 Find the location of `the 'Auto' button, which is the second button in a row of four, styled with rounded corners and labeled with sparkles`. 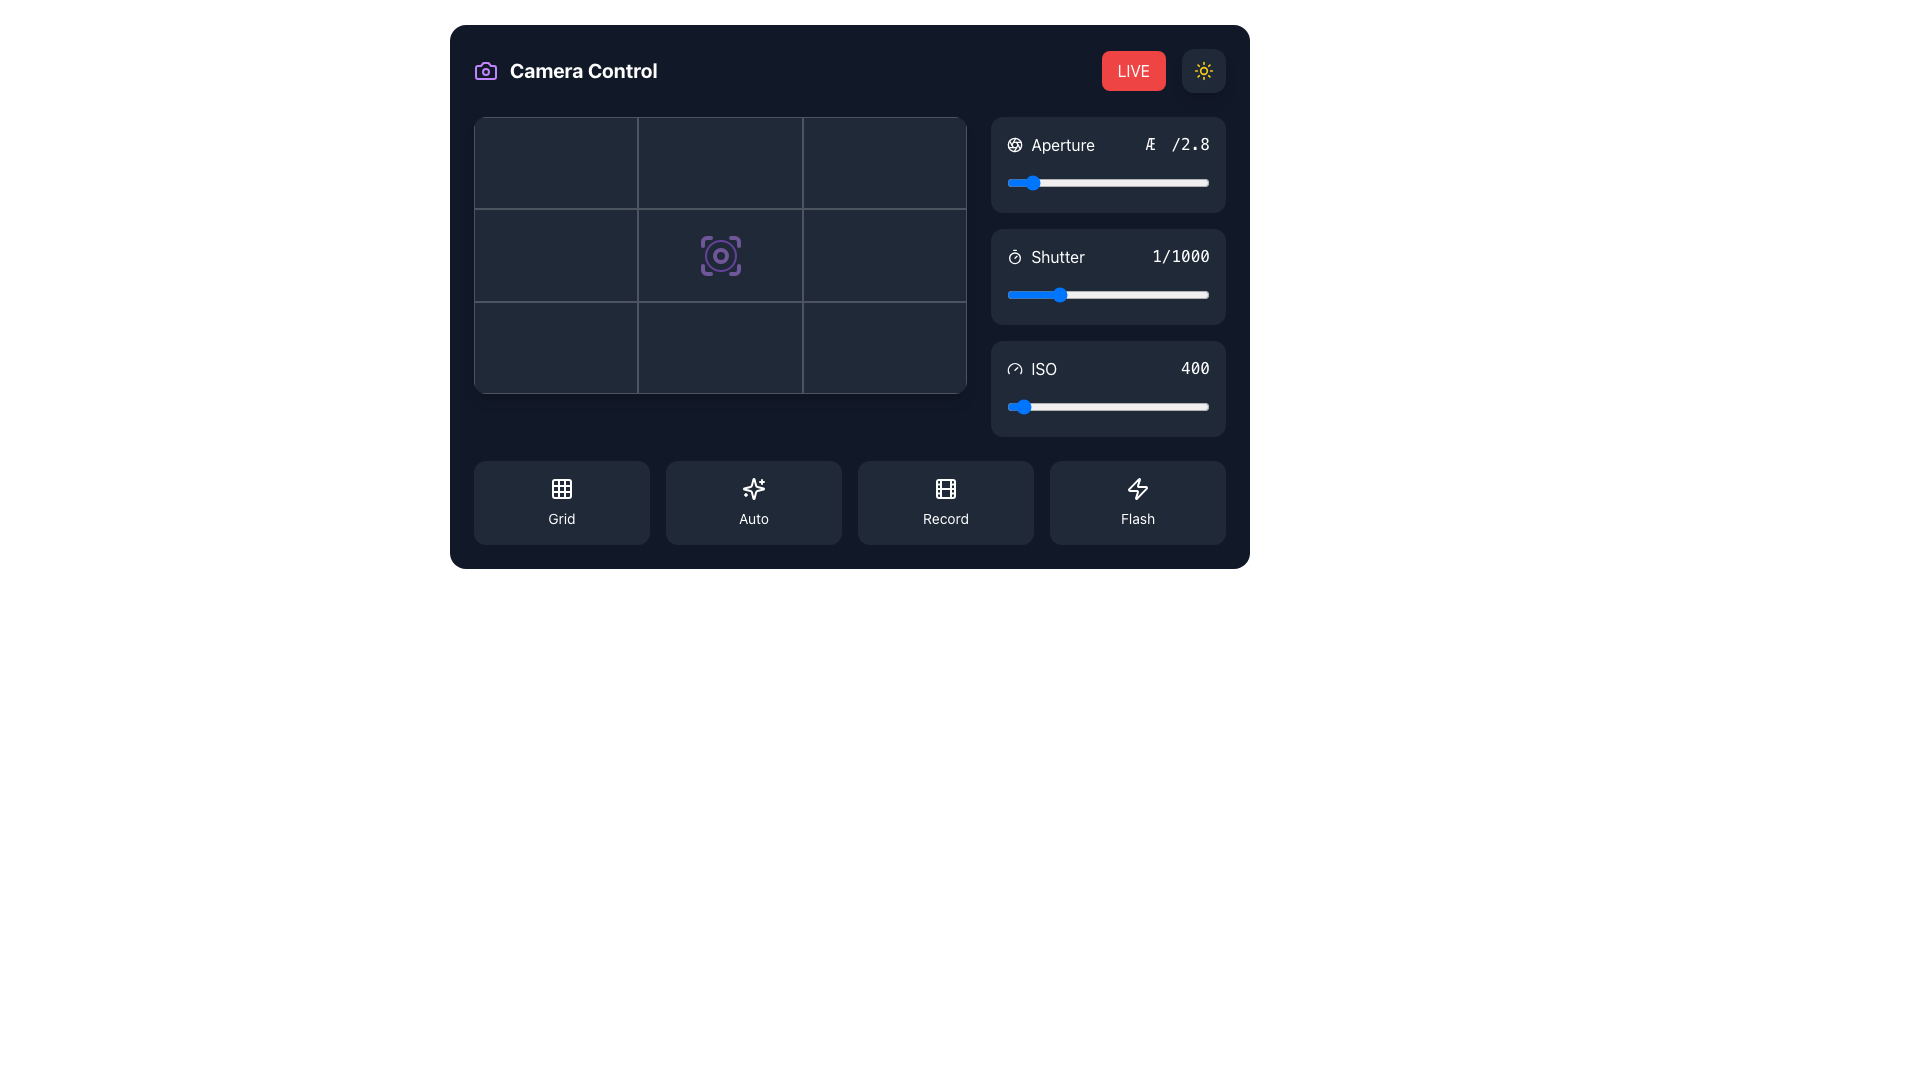

the 'Auto' button, which is the second button in a row of four, styled with rounded corners and labeled with sparkles is located at coordinates (752, 501).